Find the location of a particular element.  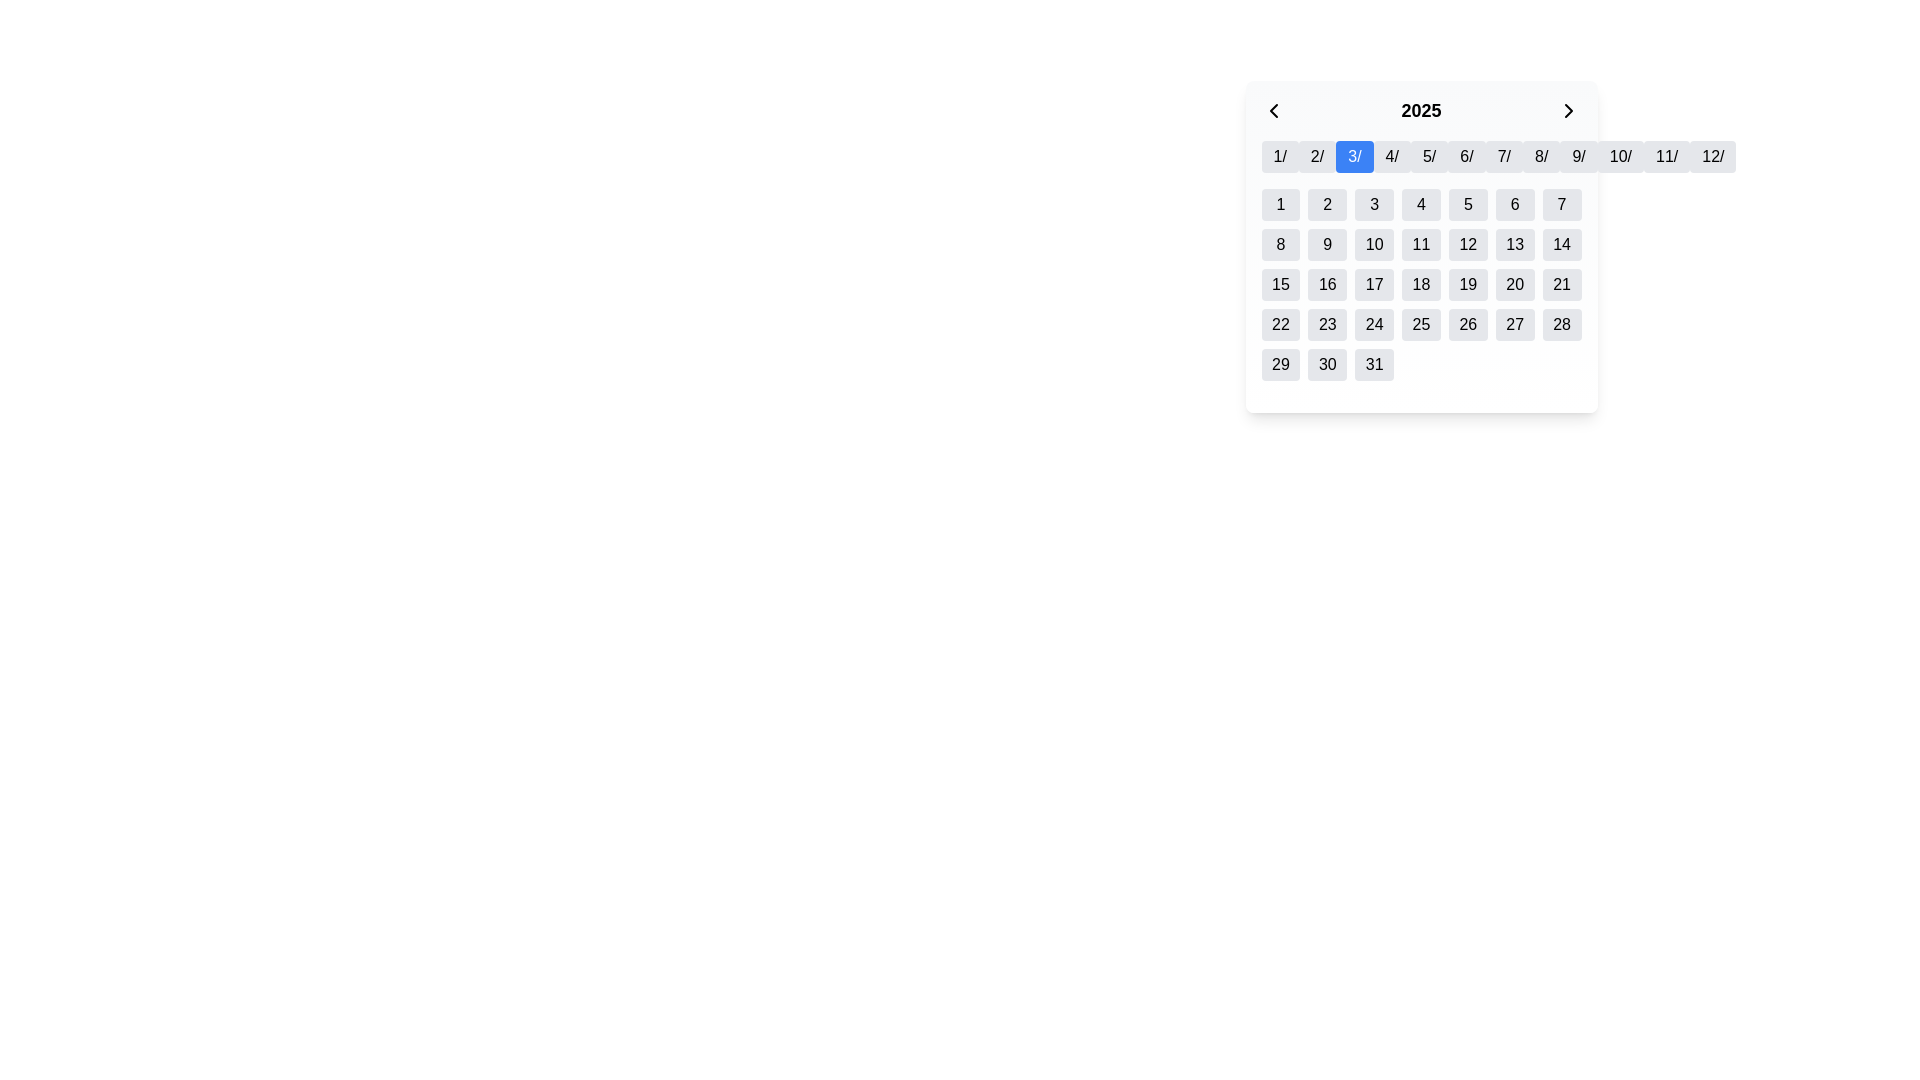

the button representing the selectable day (the 10th) in the calendar interface is located at coordinates (1372, 244).